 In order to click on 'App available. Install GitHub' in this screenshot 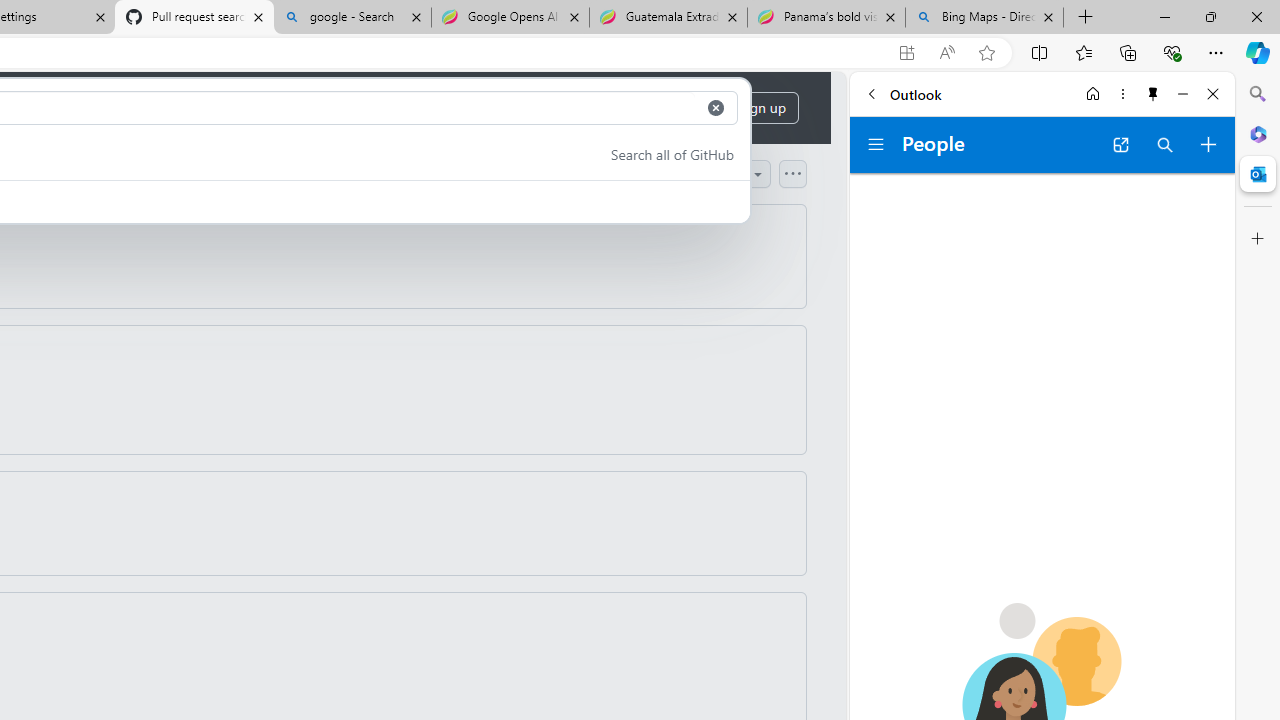, I will do `click(905, 52)`.